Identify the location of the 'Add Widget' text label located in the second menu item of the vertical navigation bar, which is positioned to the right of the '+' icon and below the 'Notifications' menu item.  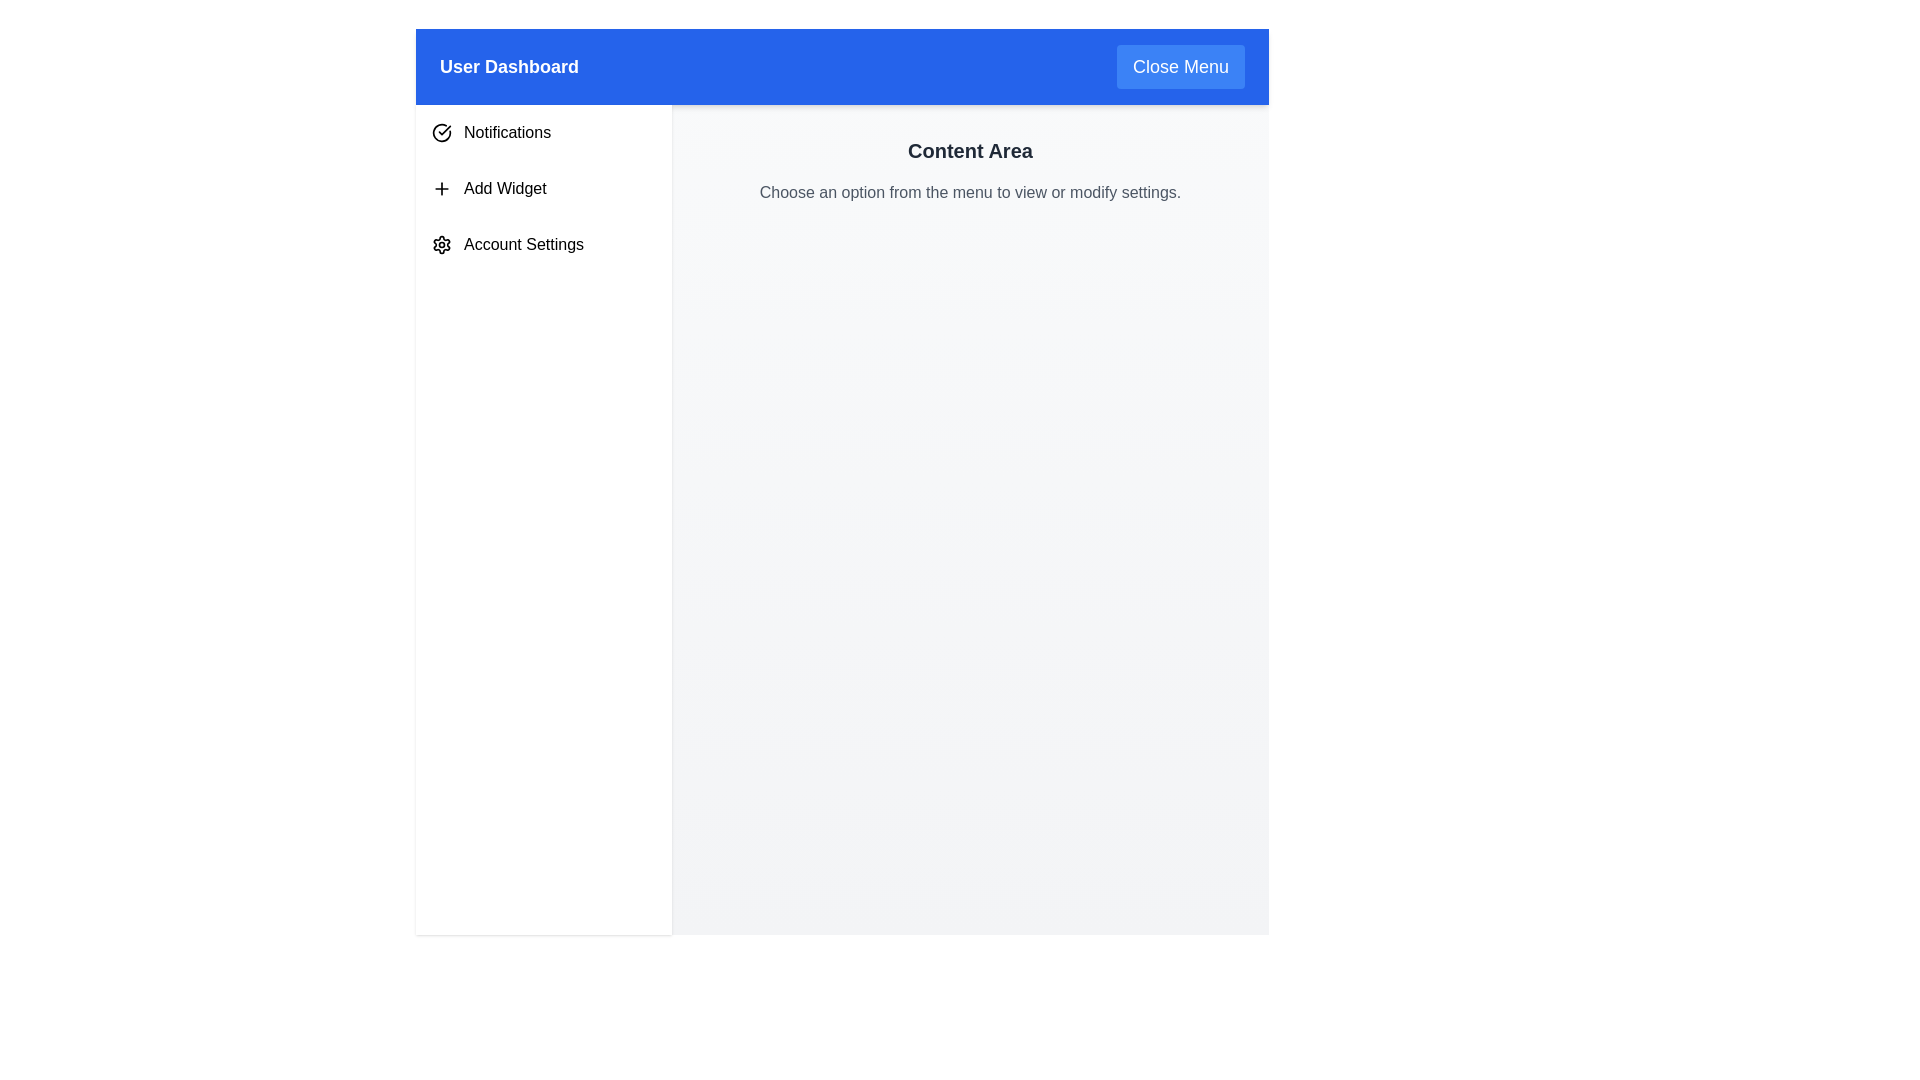
(505, 189).